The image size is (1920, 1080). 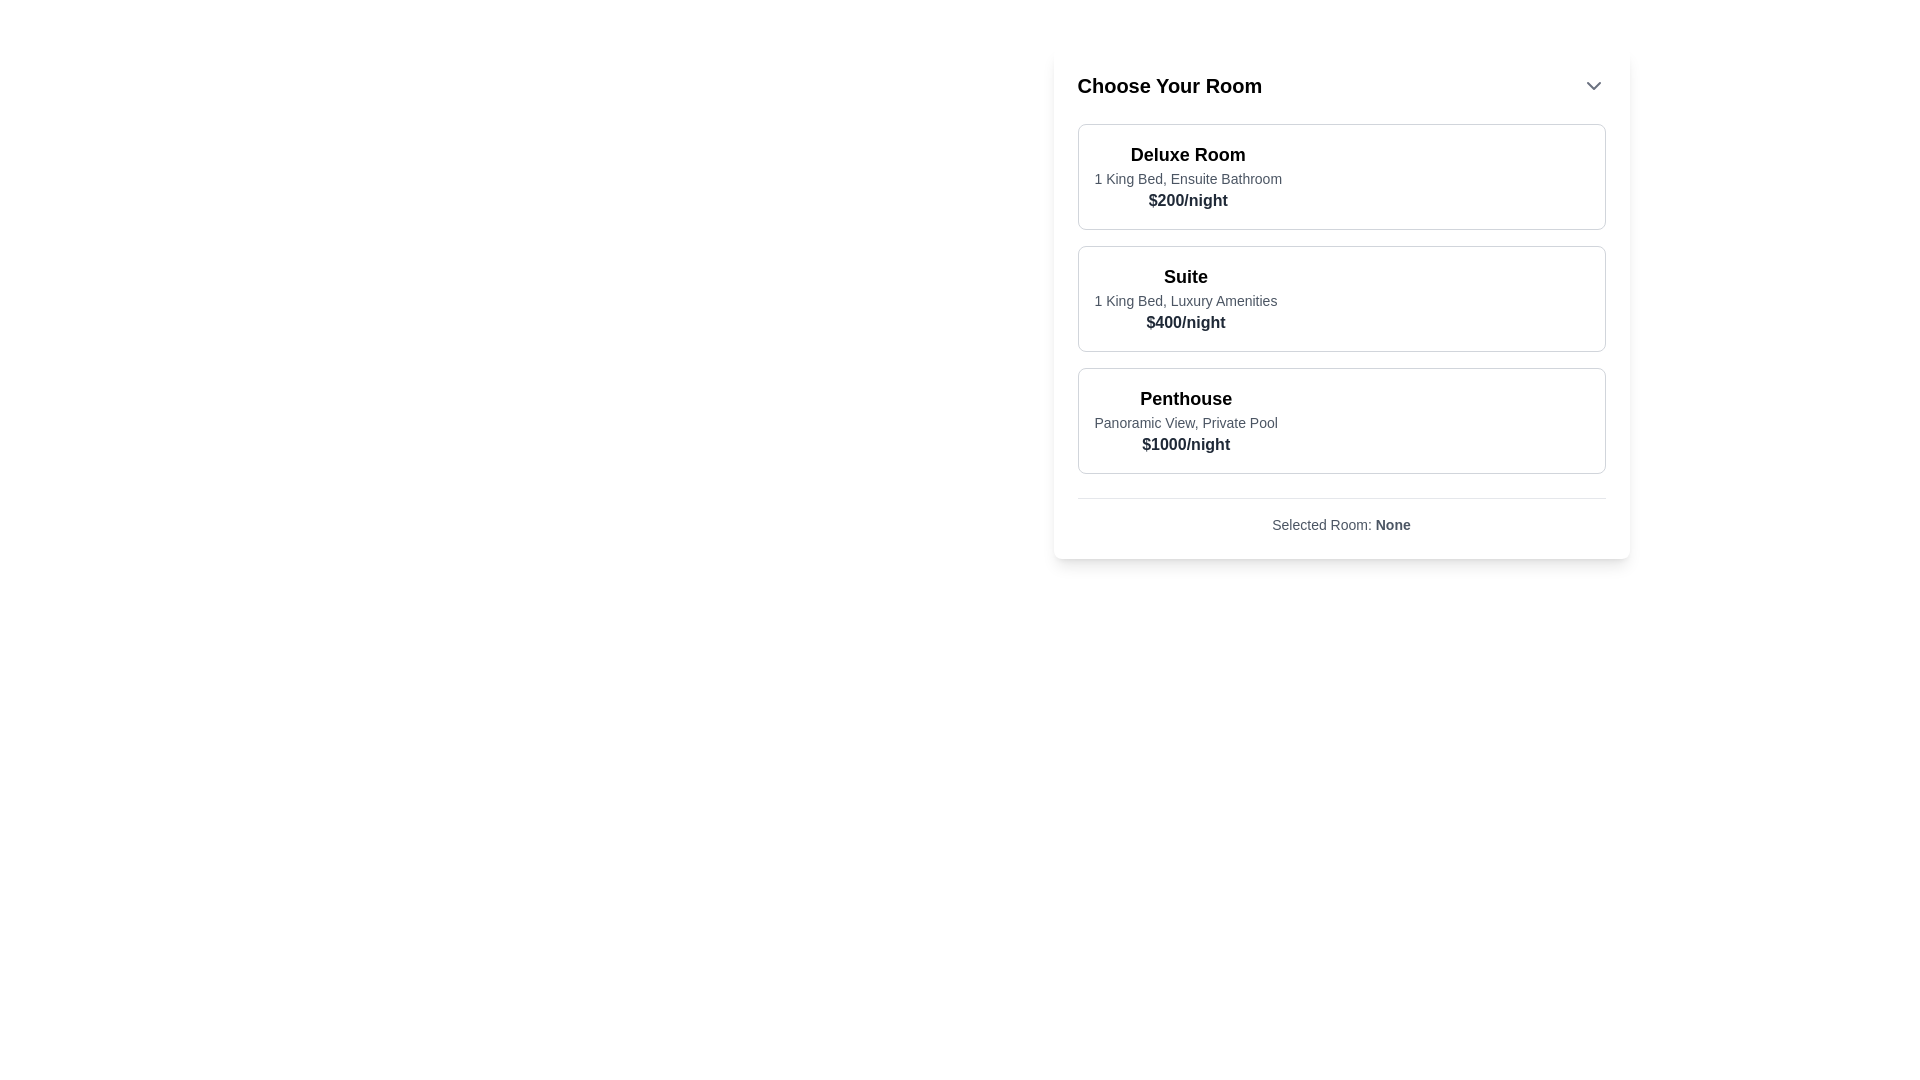 What do you see at coordinates (1188, 153) in the screenshot?
I see `the heading text element displaying 'Deluxe Room', which is bold and larger in font, located at the top of the room details card` at bounding box center [1188, 153].